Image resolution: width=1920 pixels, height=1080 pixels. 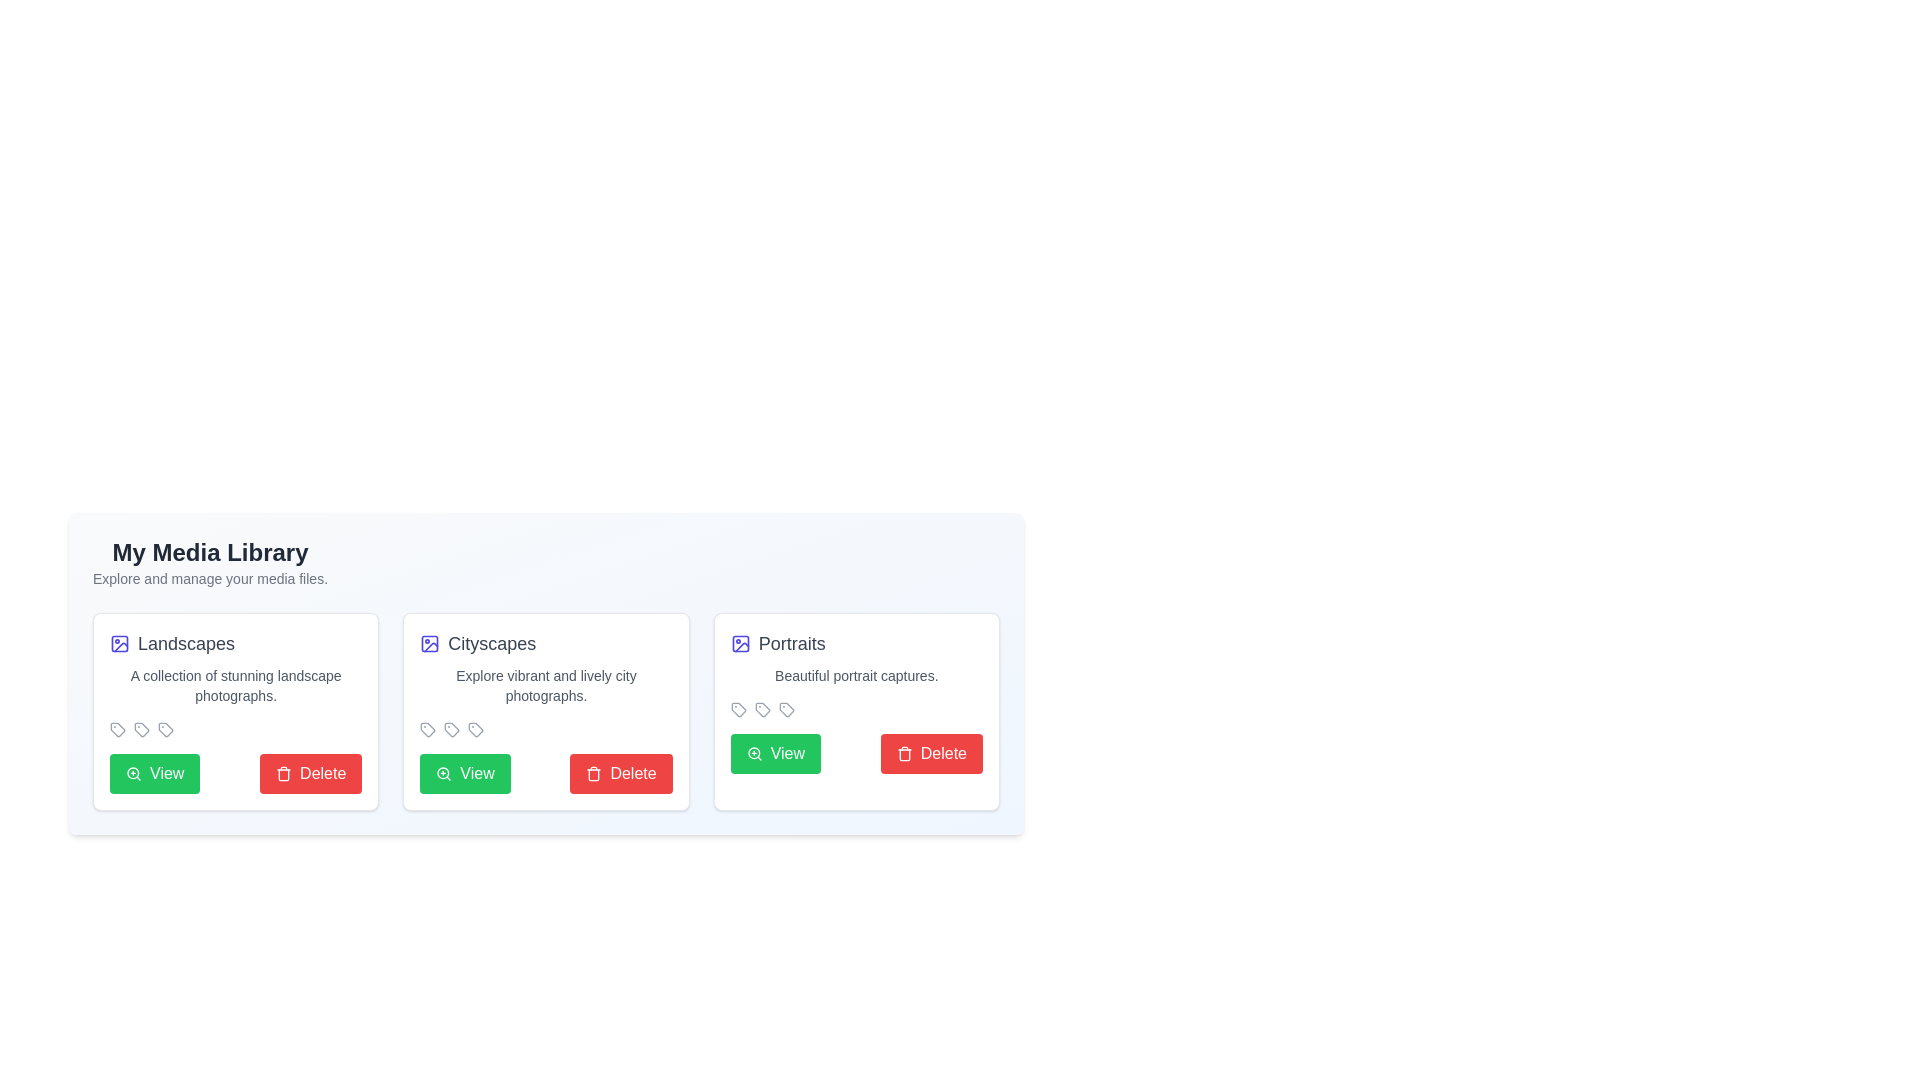 What do you see at coordinates (154, 773) in the screenshot?
I see `the first 'View' button in the 'Landscapes' section to observe the hover effect` at bounding box center [154, 773].